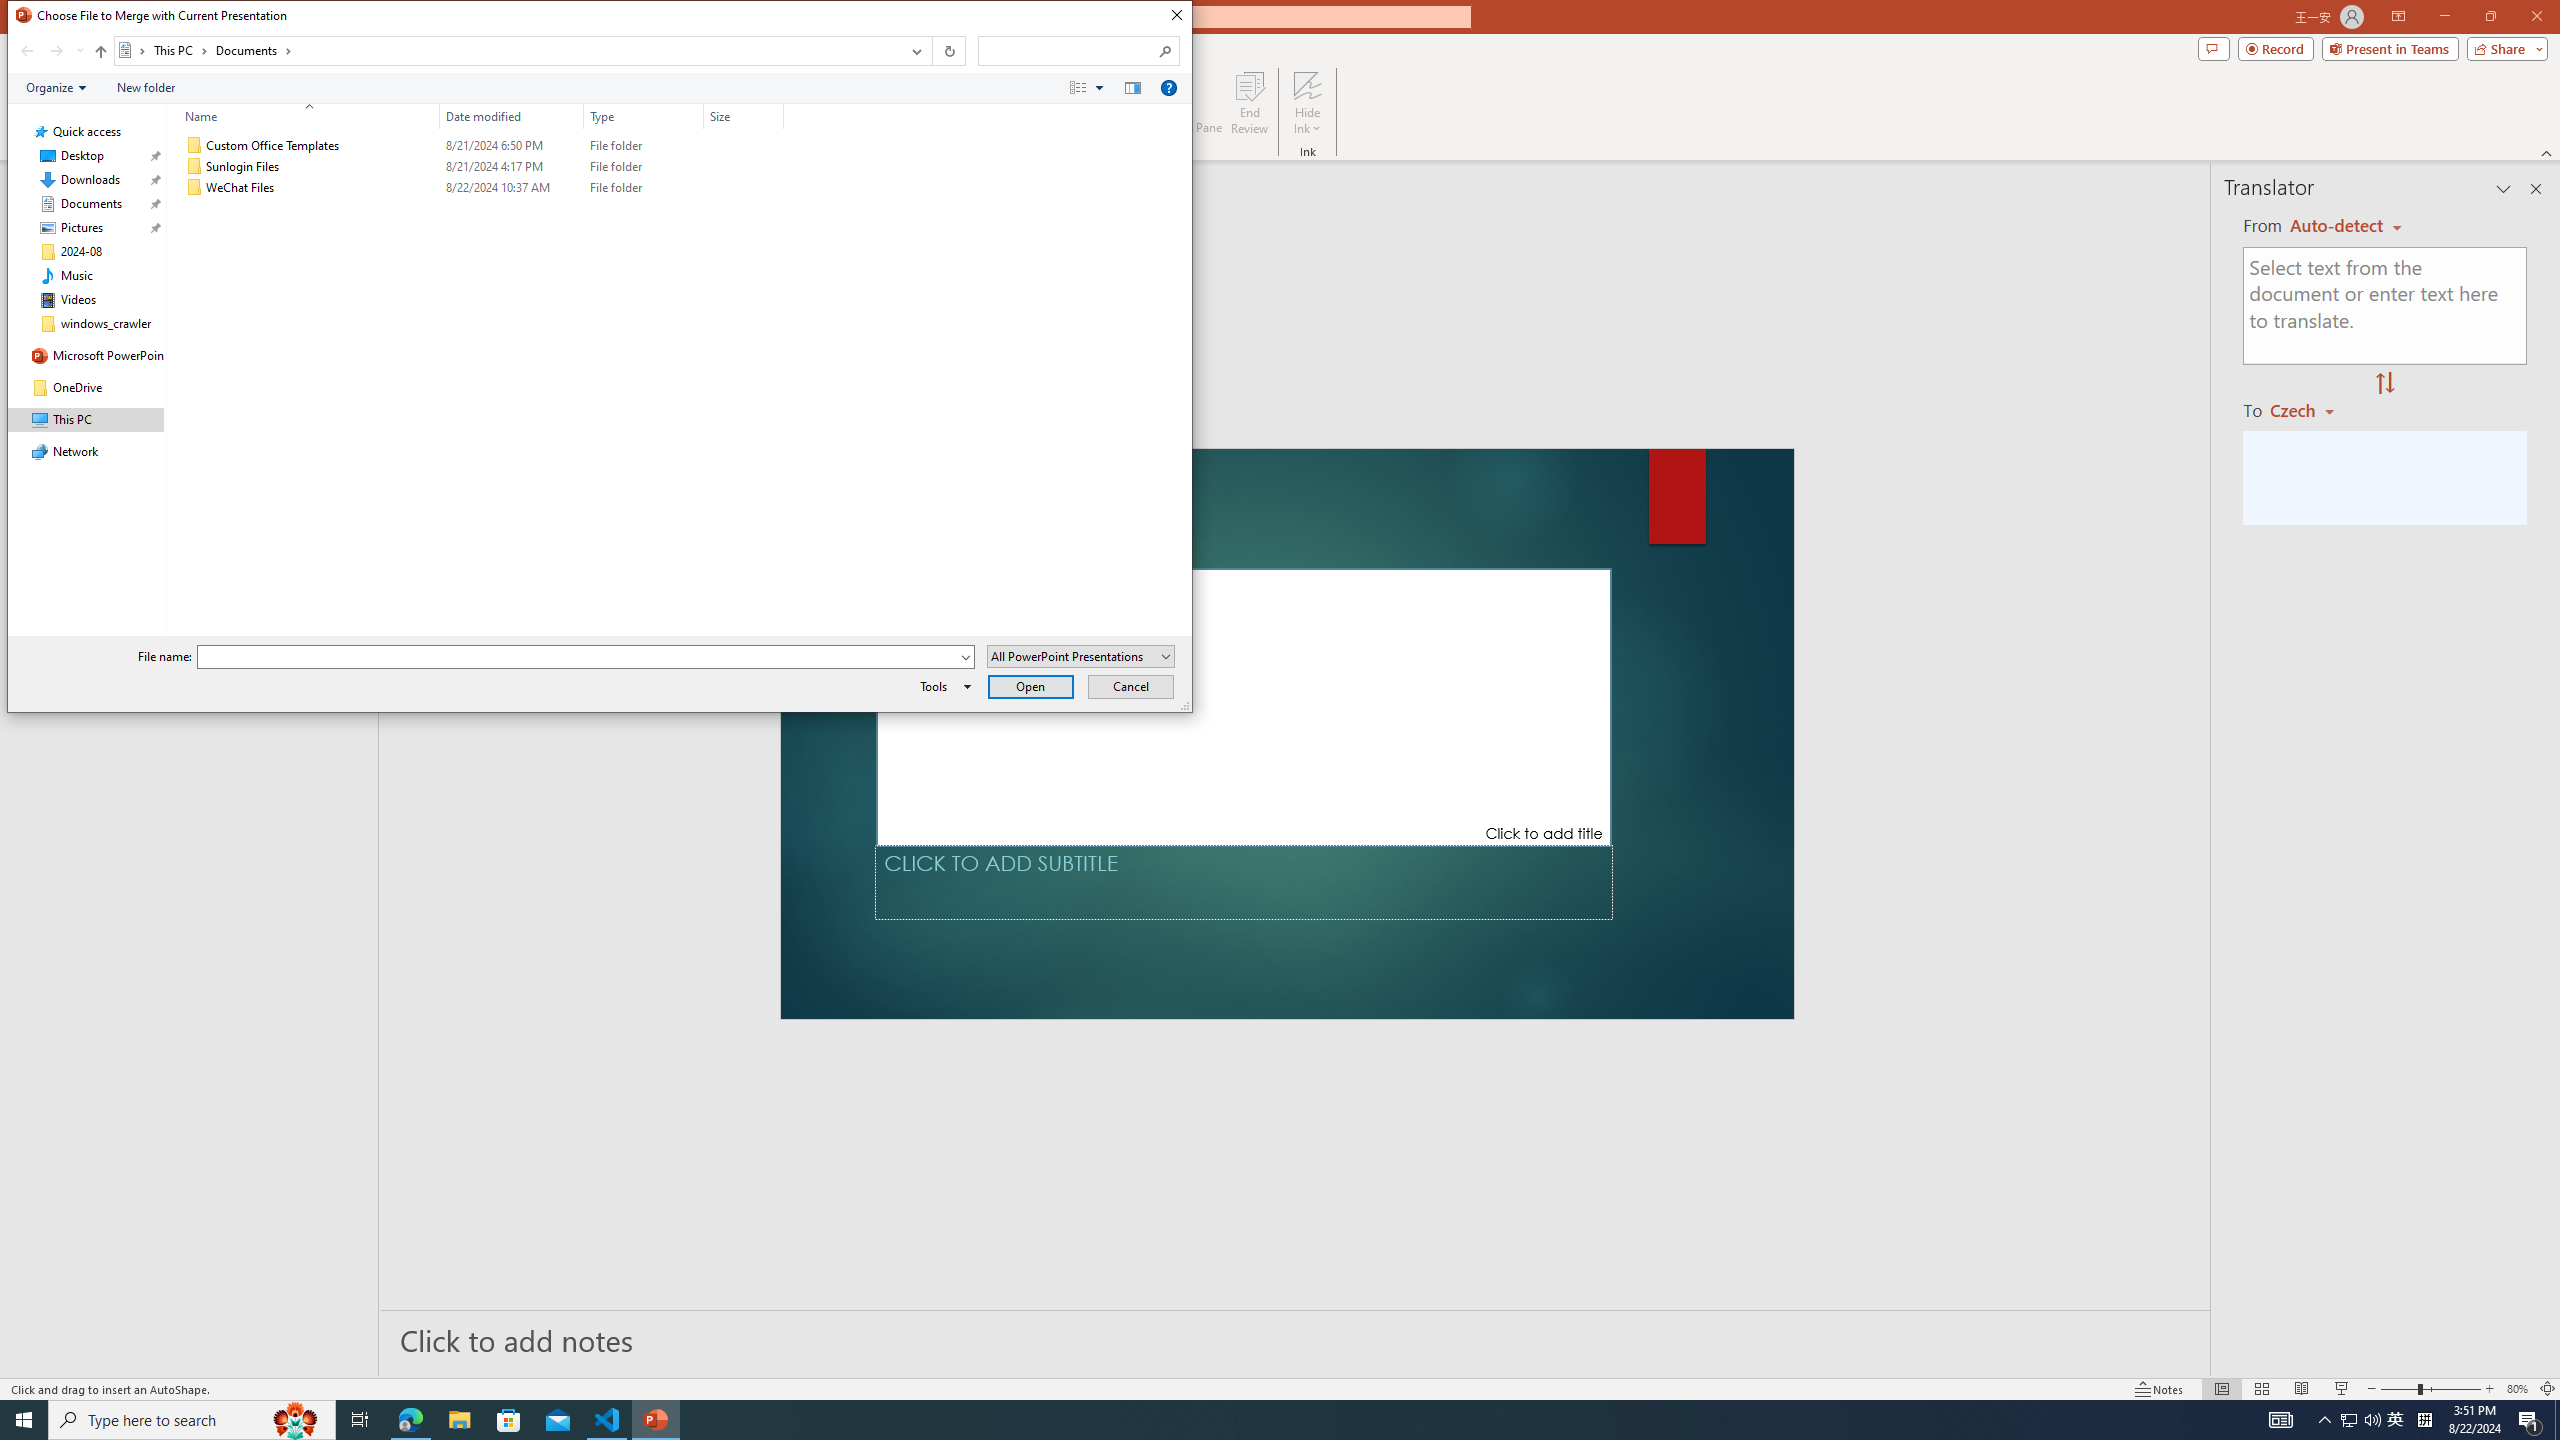 The height and width of the screenshot is (1440, 2560). What do you see at coordinates (101, 53) in the screenshot?
I see `'Up band toolbar'` at bounding box center [101, 53].